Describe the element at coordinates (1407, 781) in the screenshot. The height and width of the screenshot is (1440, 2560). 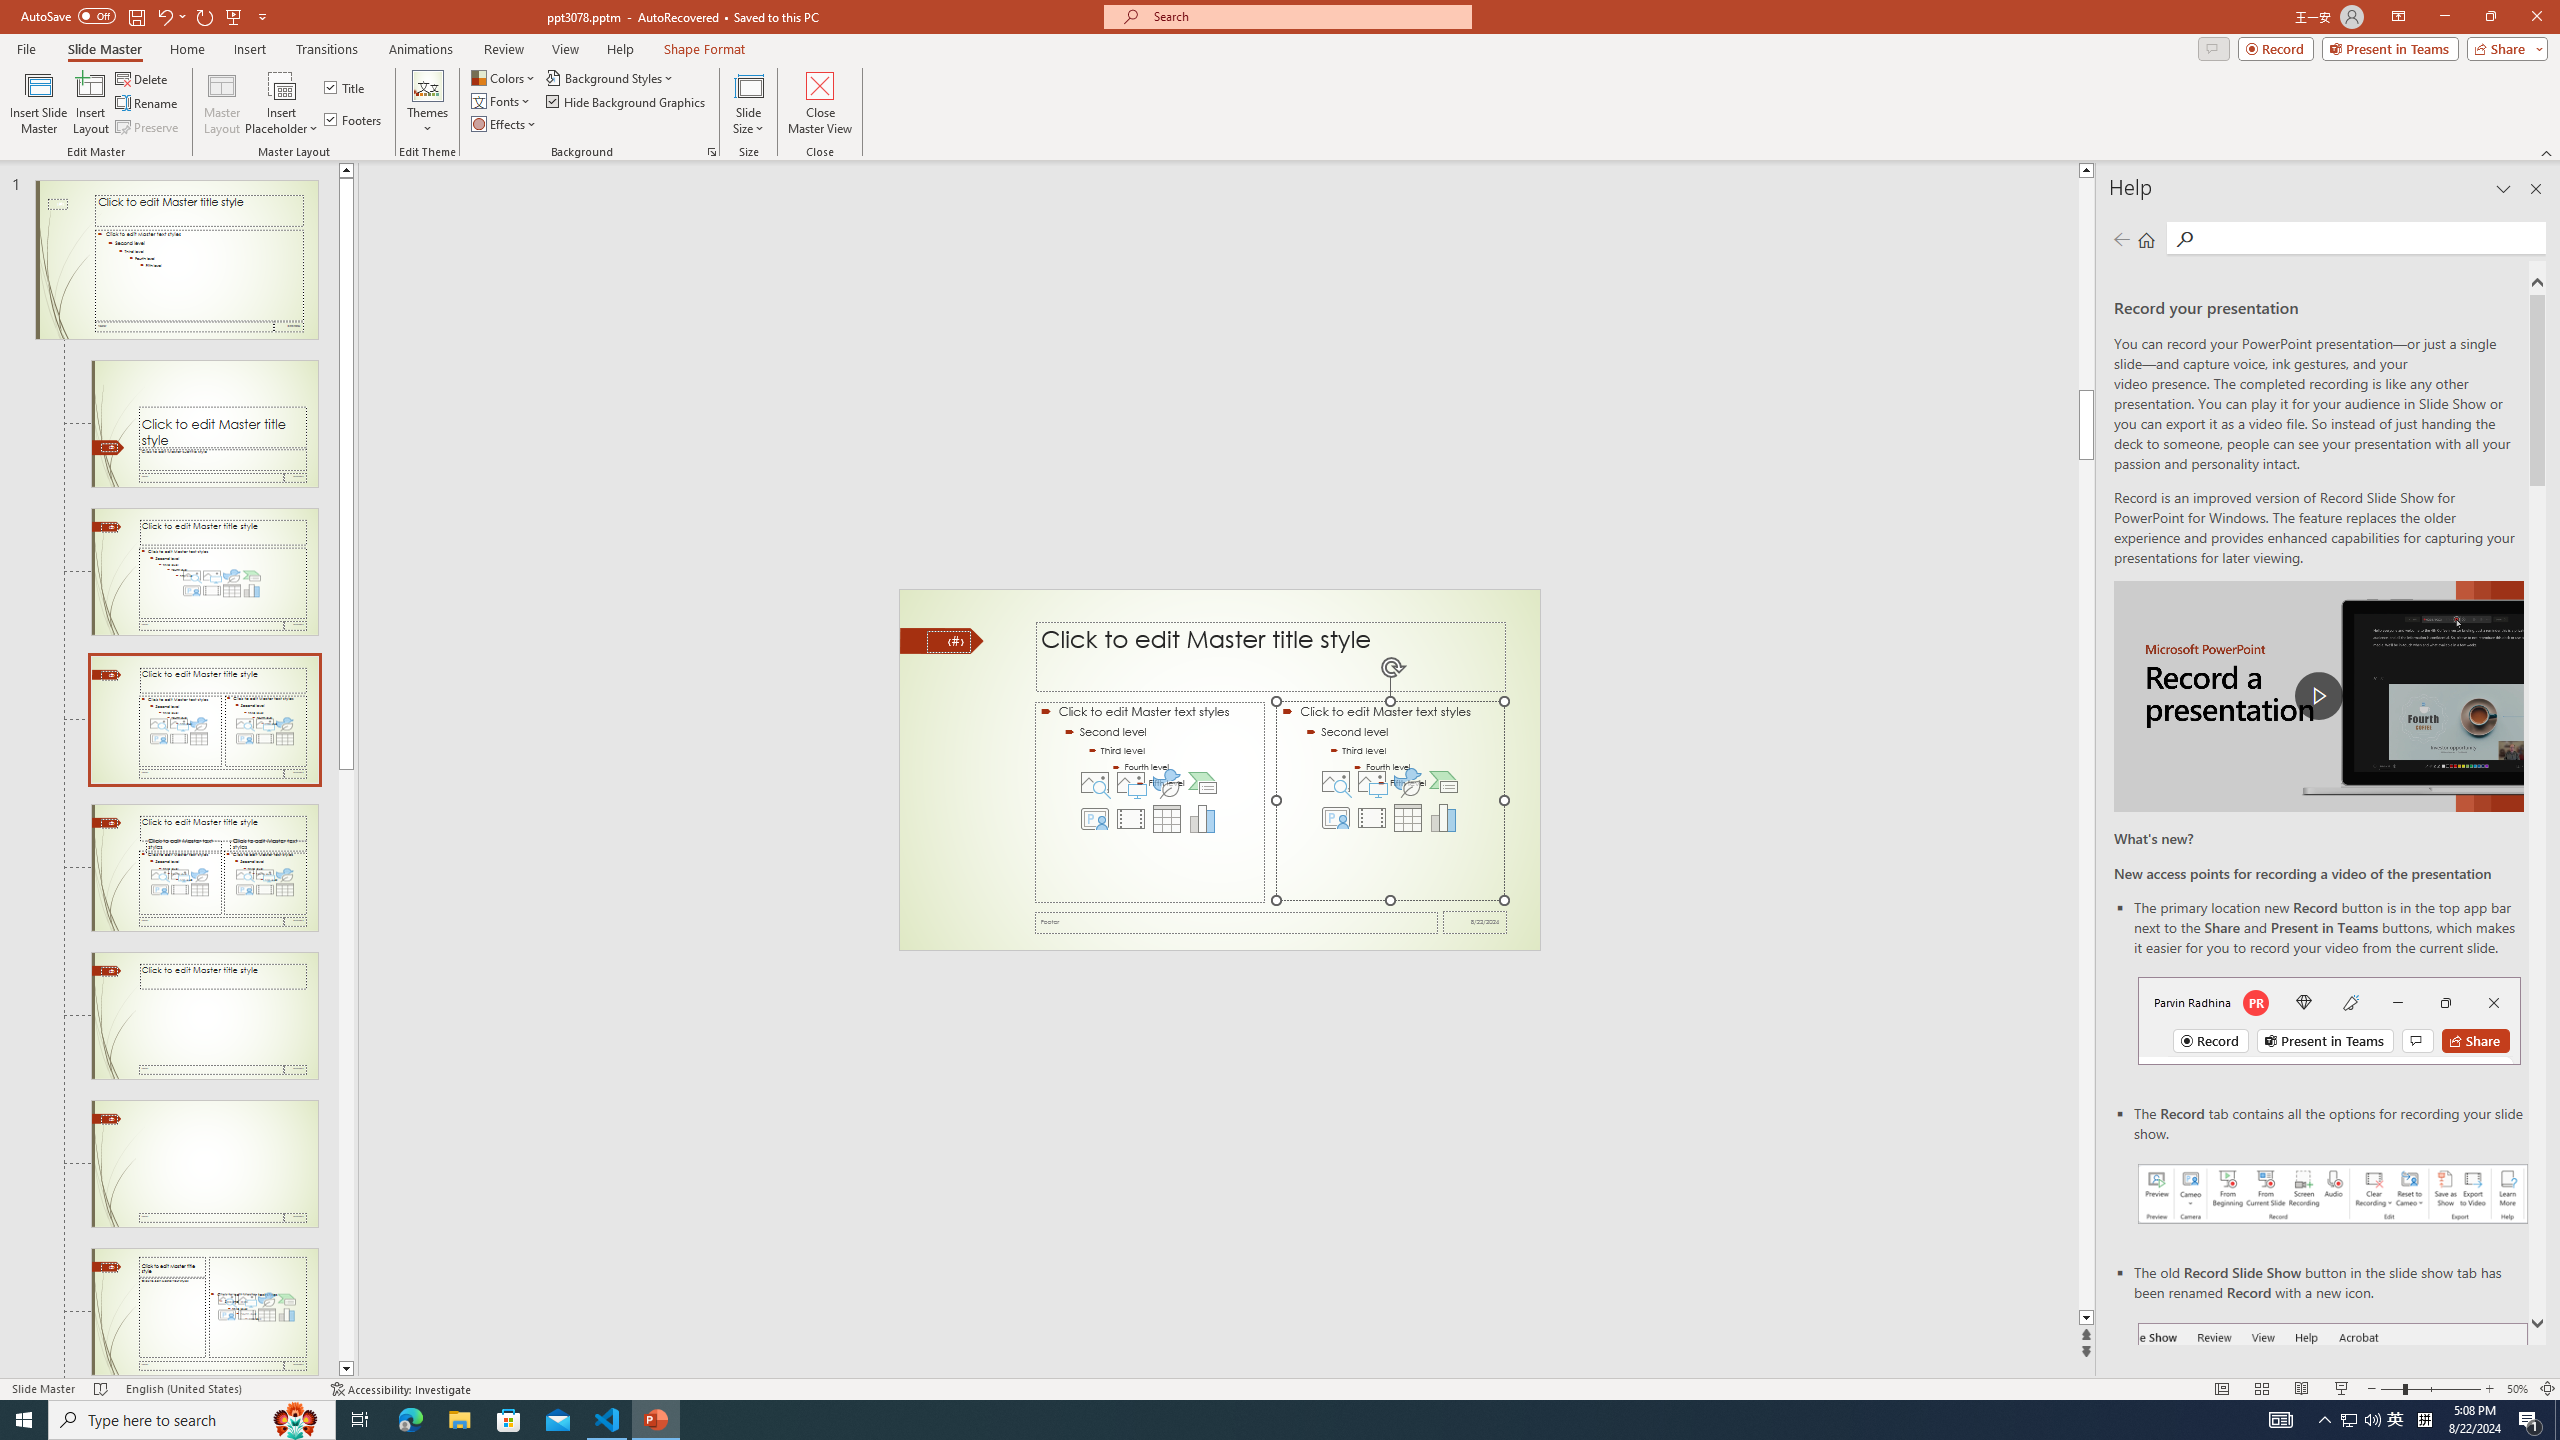
I see `'Insert an Icon'` at that location.